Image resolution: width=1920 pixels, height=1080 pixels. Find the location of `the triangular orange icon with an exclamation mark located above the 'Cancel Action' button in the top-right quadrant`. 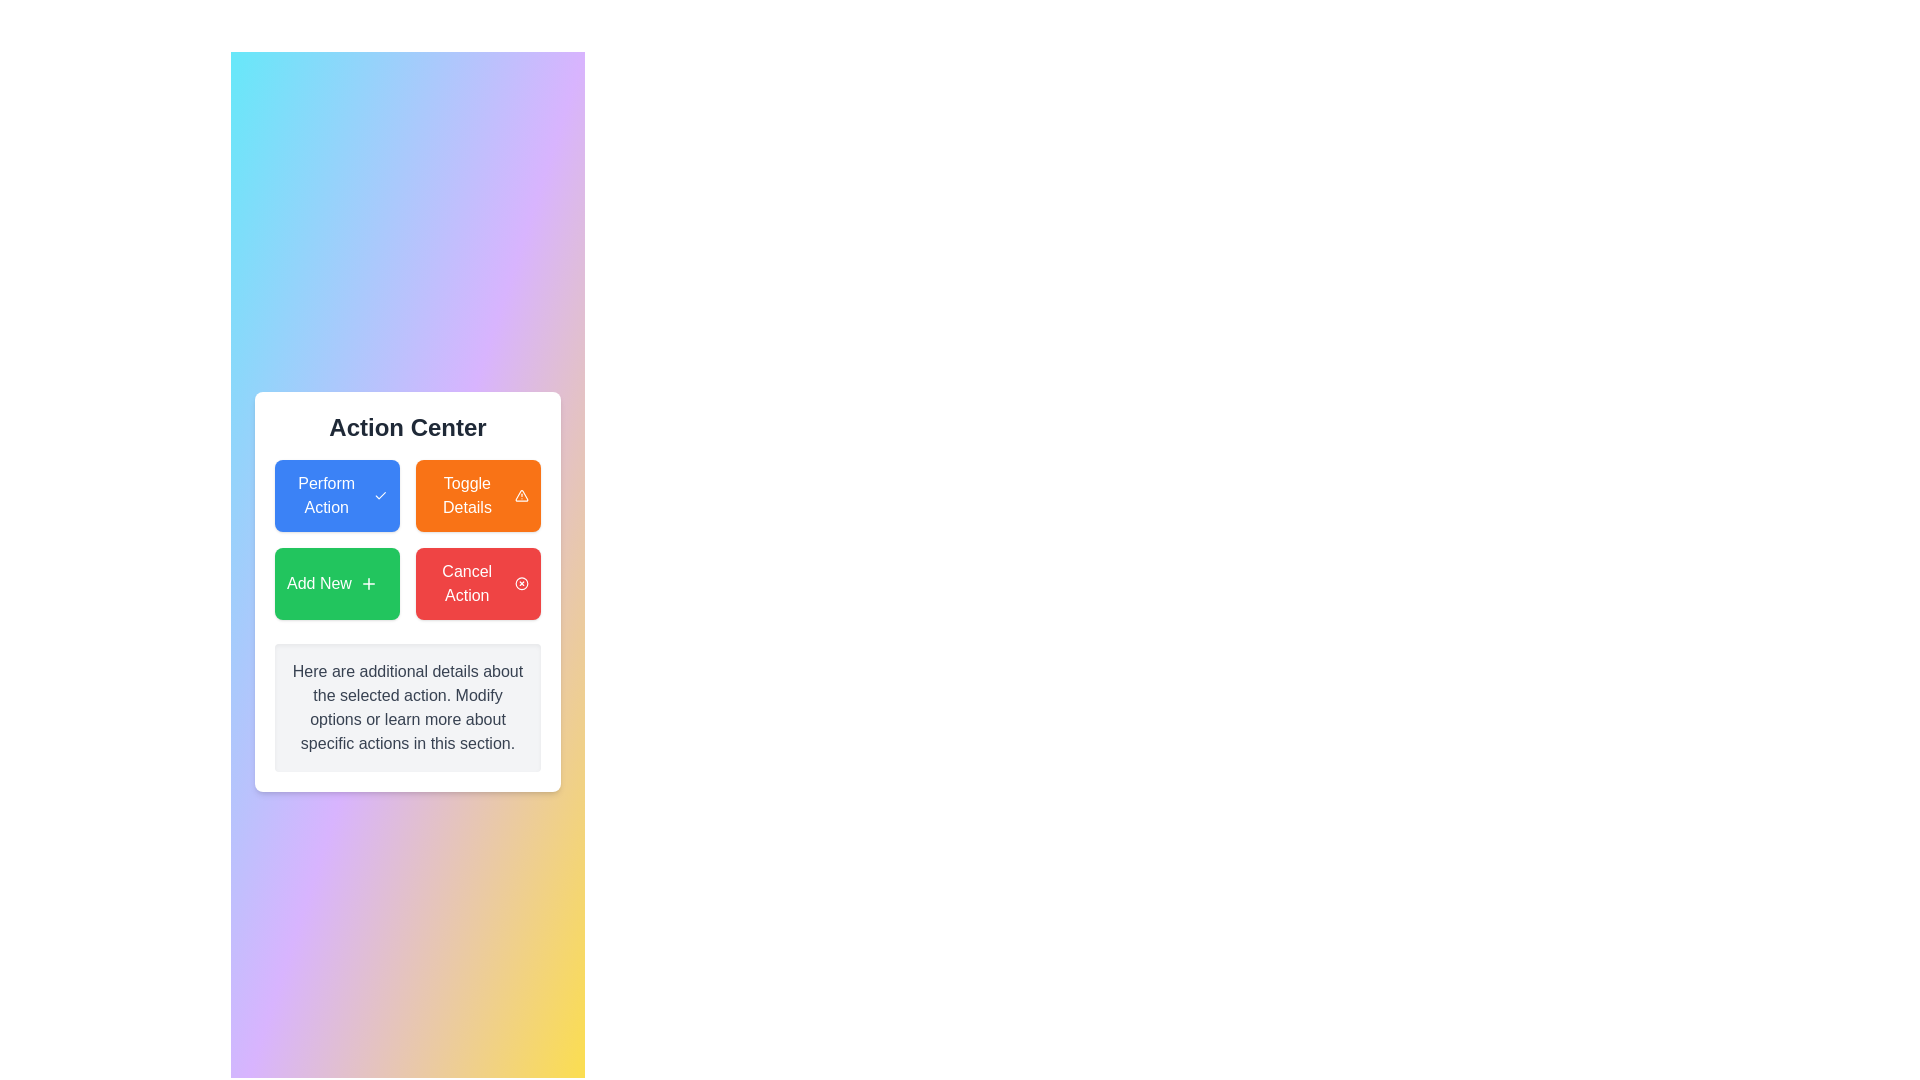

the triangular orange icon with an exclamation mark located above the 'Cancel Action' button in the top-right quadrant is located at coordinates (521, 495).